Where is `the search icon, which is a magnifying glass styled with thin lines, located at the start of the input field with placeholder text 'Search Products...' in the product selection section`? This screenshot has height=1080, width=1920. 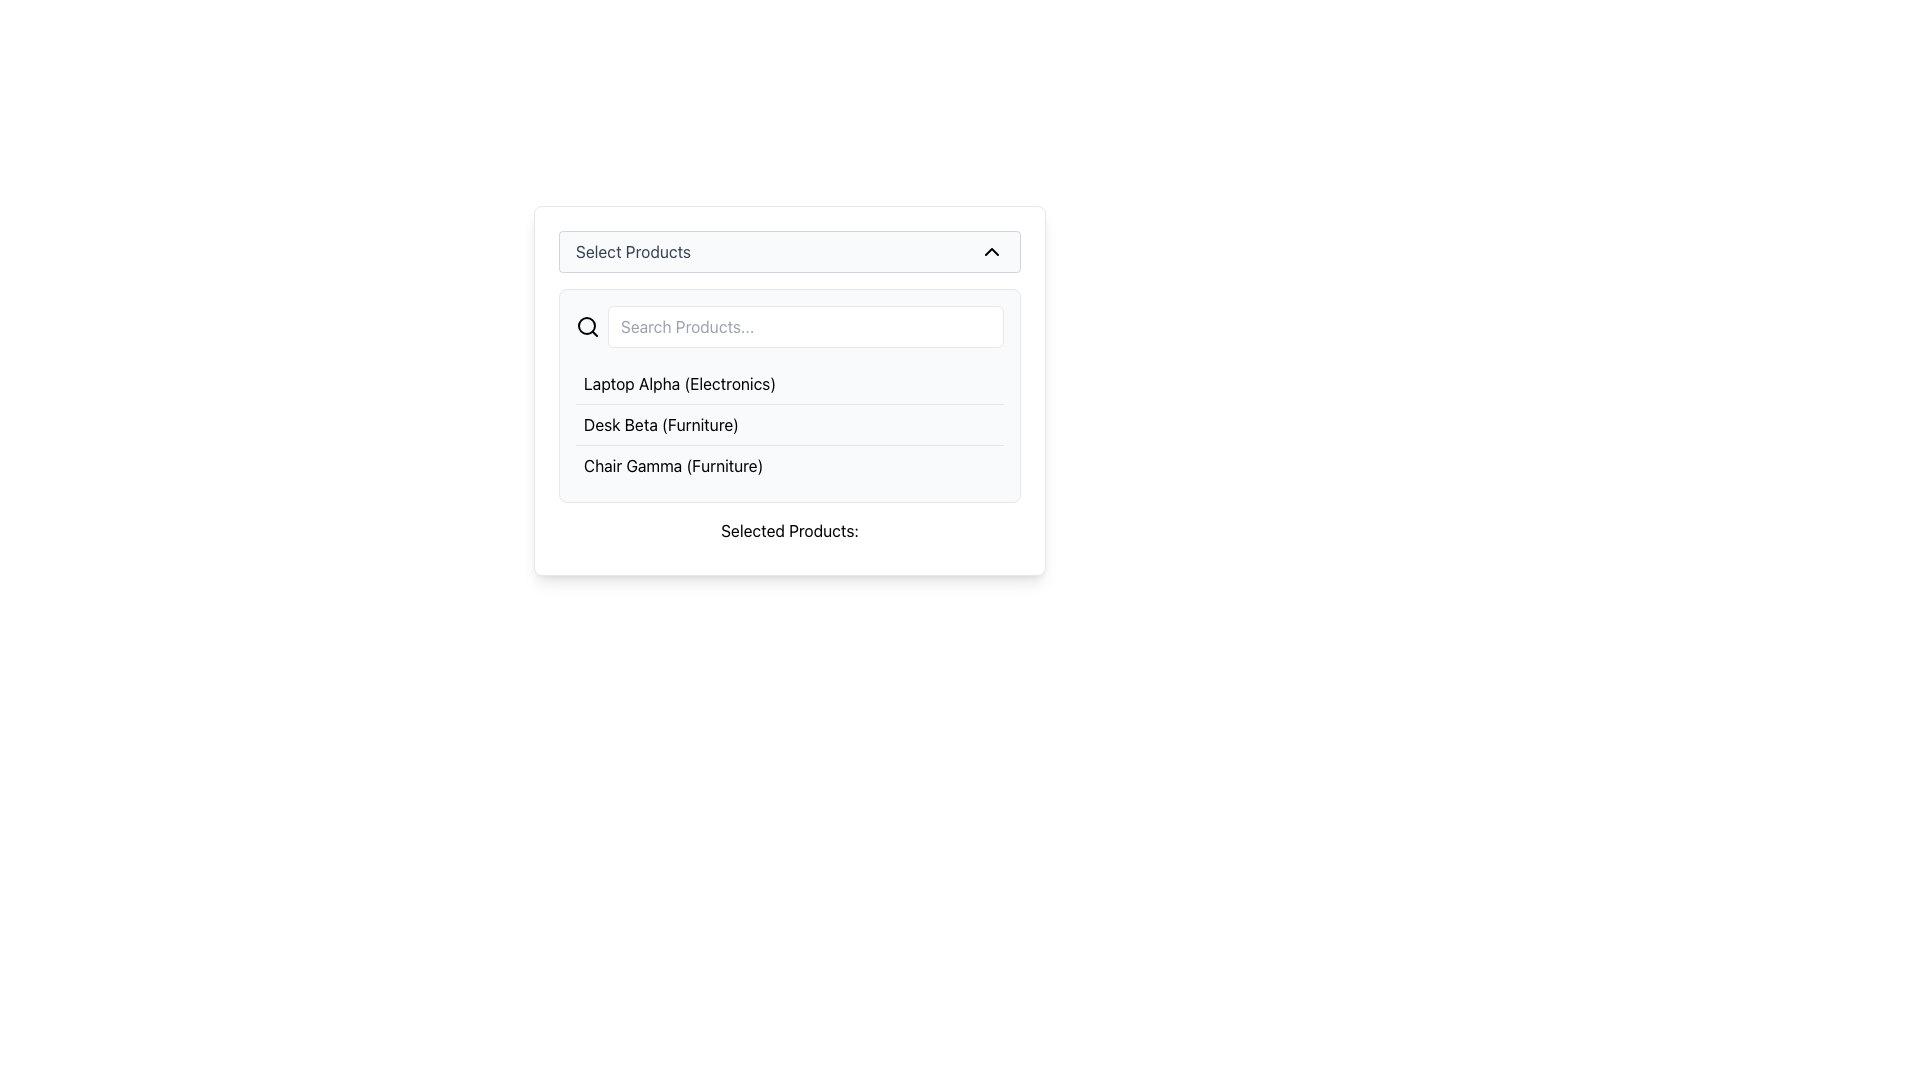
the search icon, which is a magnifying glass styled with thin lines, located at the start of the input field with placeholder text 'Search Products...' in the product selection section is located at coordinates (587, 326).